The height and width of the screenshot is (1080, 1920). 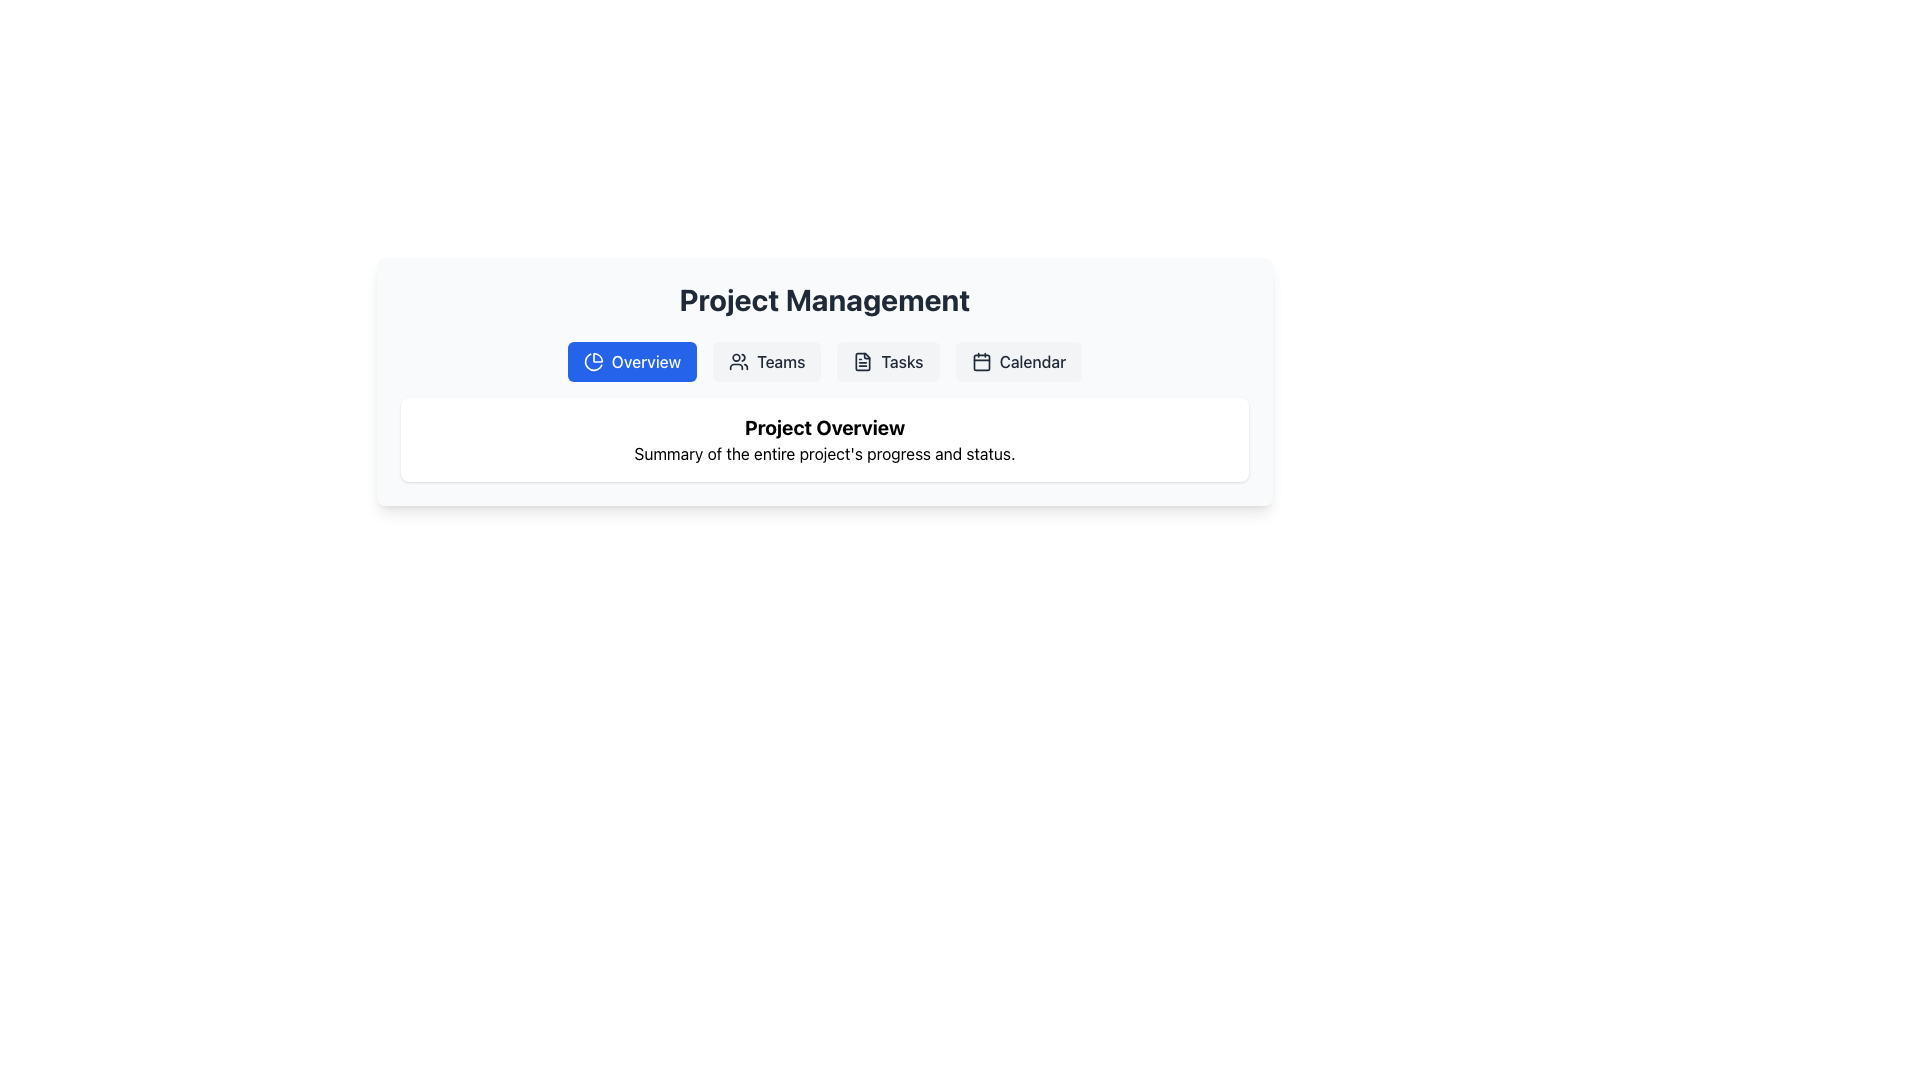 I want to click on the main panel of the calendar icon located within the 'Calendar' button in the navigation bar, so click(x=981, y=362).